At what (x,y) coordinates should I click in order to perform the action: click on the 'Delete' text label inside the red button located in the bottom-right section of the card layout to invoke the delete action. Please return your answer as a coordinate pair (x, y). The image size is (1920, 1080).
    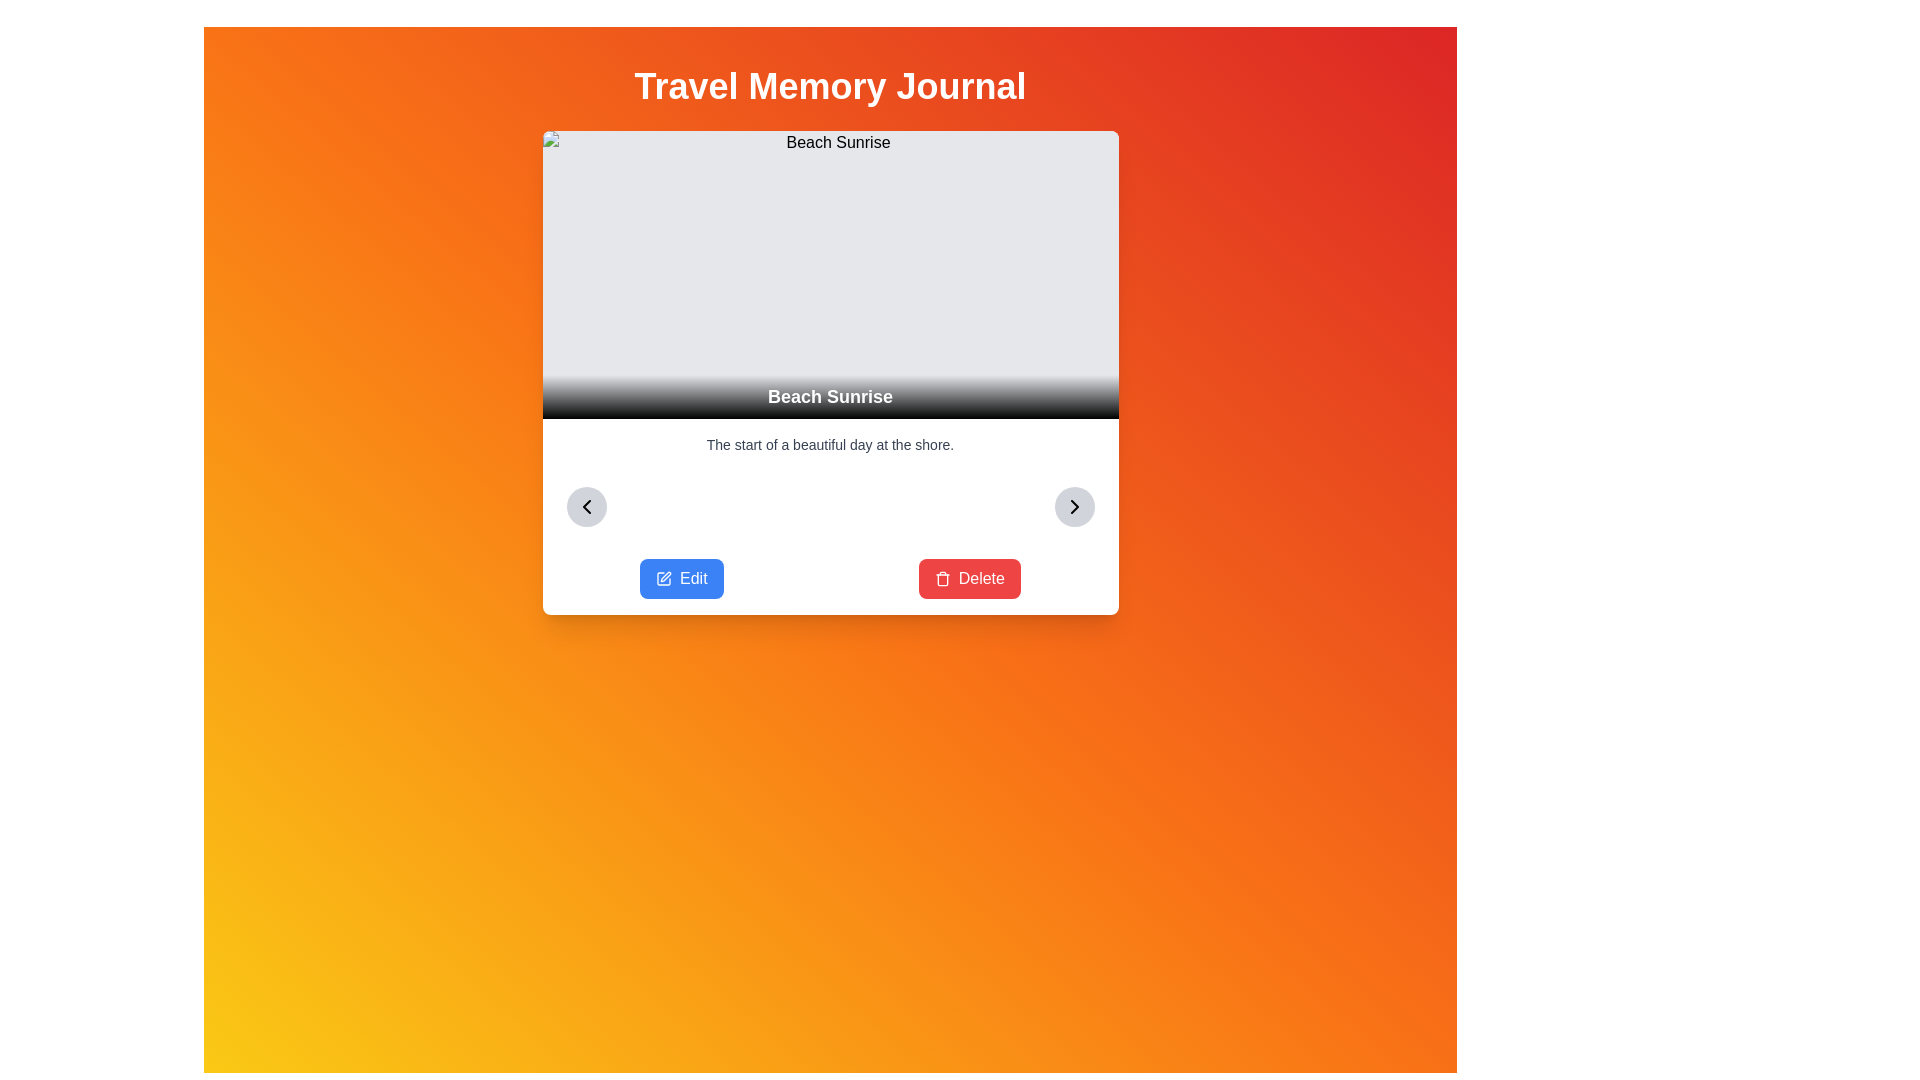
    Looking at the image, I should click on (981, 578).